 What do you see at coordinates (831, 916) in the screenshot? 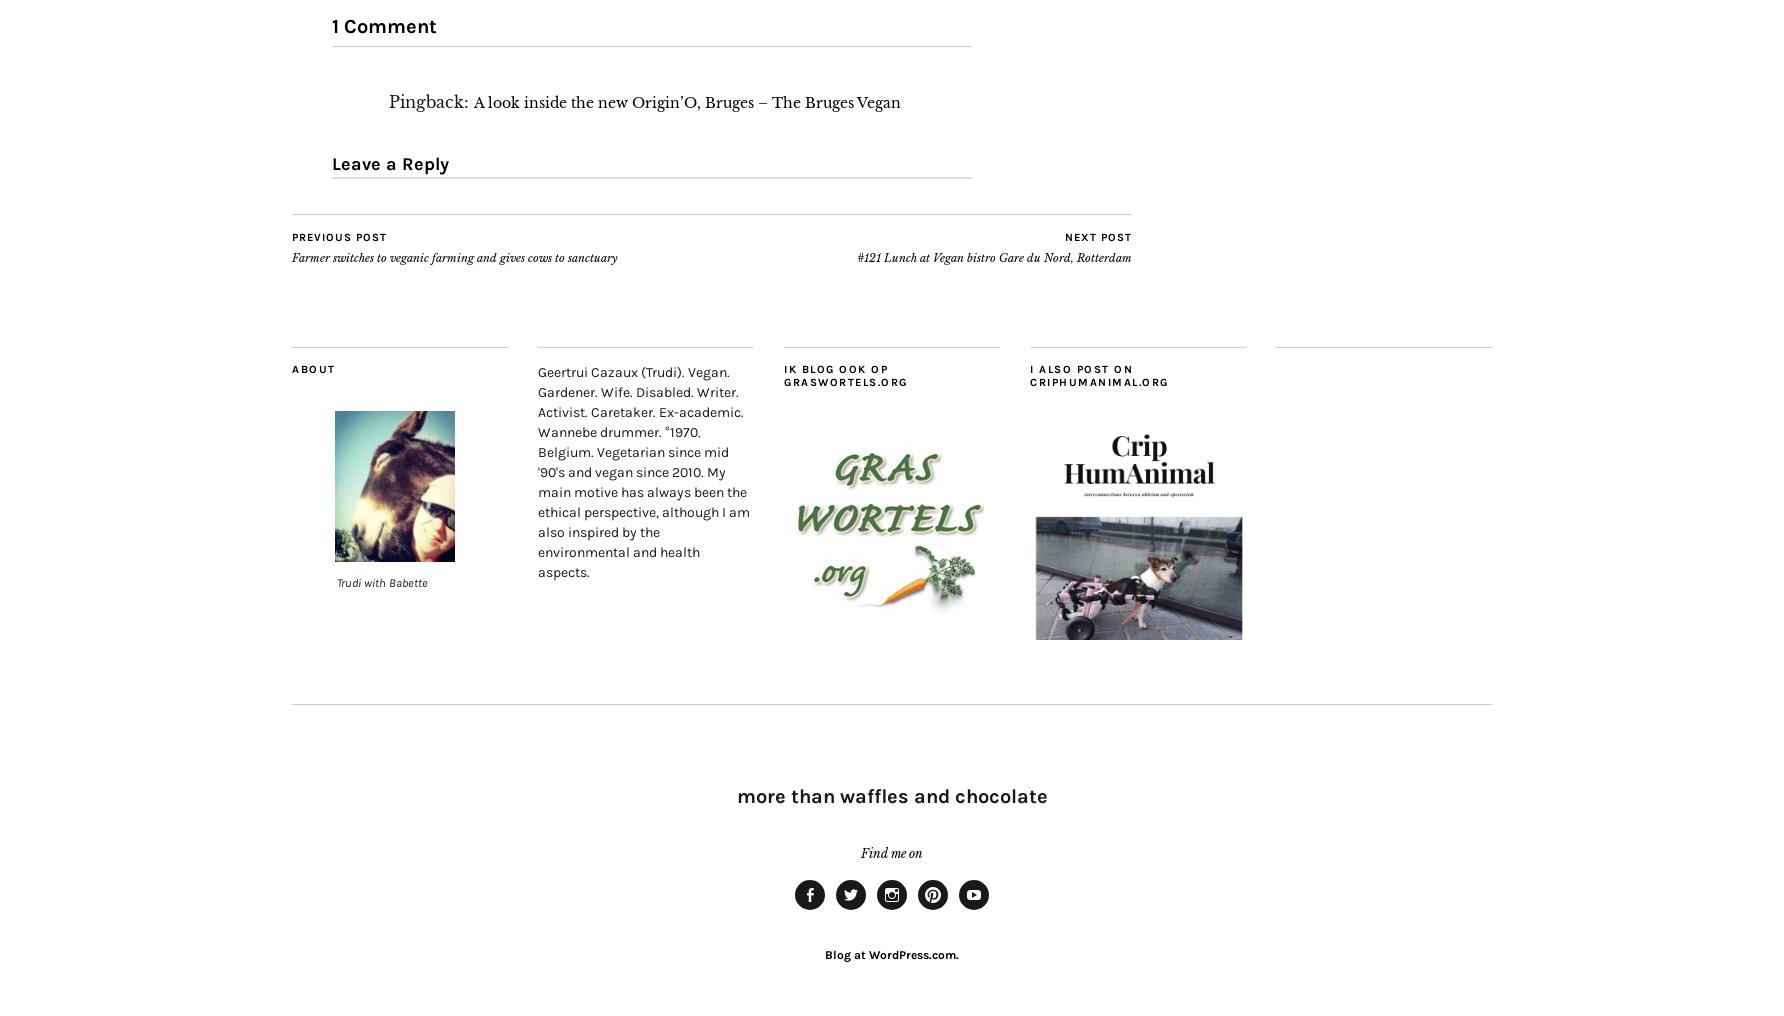
I see `'facebook'` at bounding box center [831, 916].